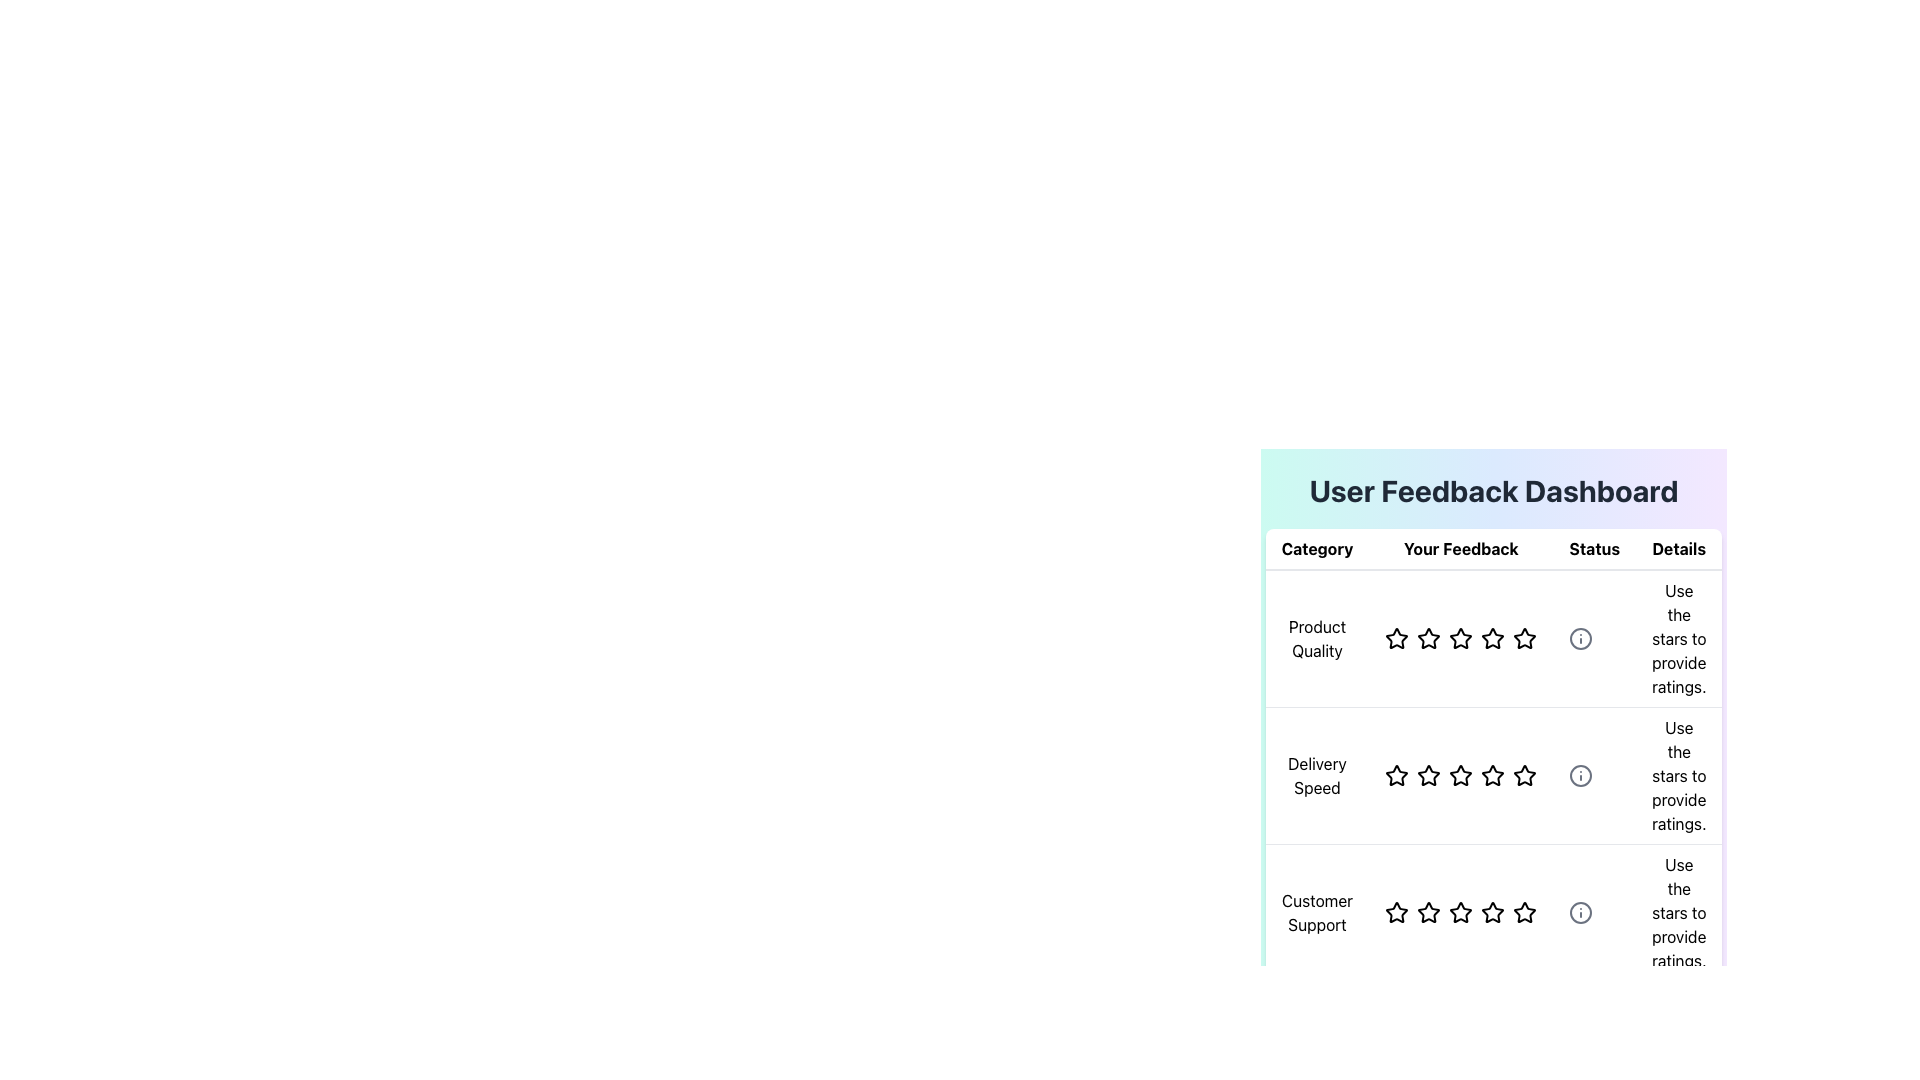 This screenshot has width=1920, height=1080. I want to click on the circular information icon in the 'Details' column of the 'Delivery Speed' row in the 'User Feedback Dashboard' table, so click(1580, 774).